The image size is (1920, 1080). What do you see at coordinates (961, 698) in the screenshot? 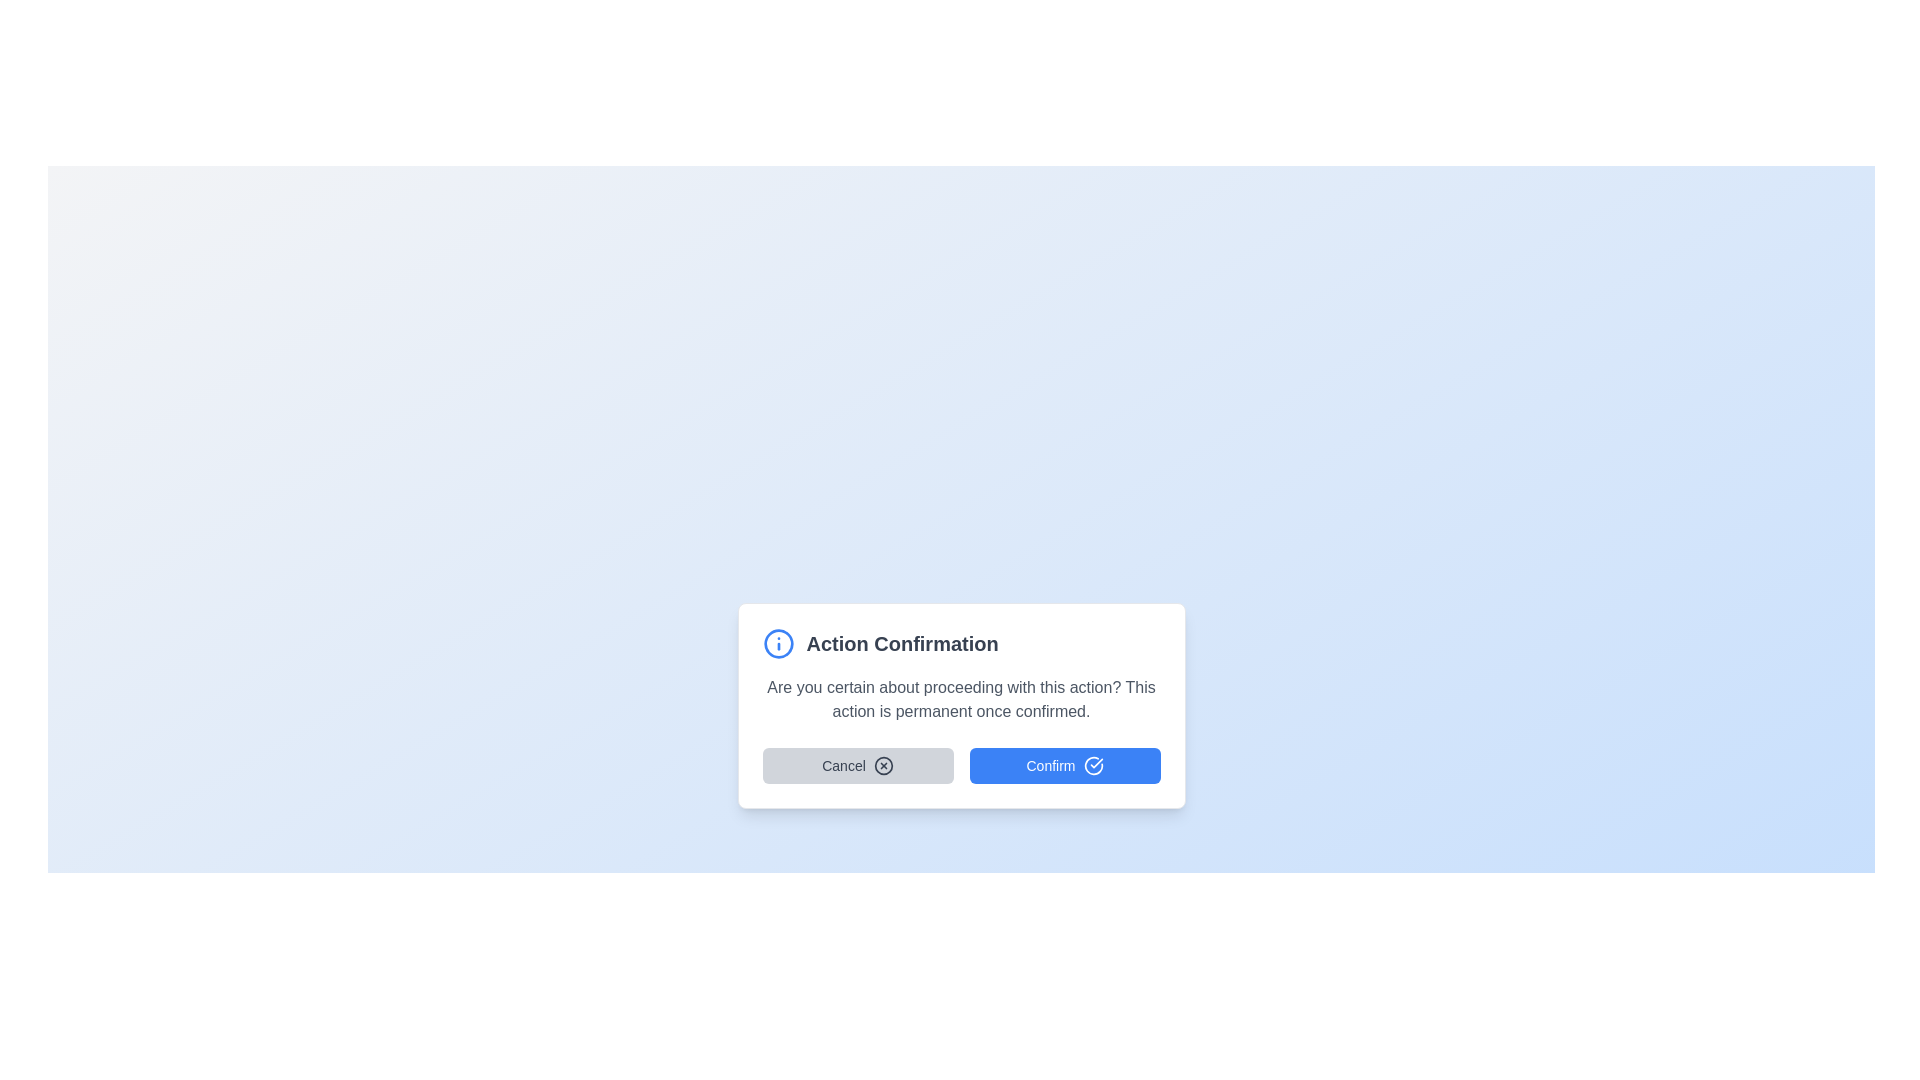
I see `text label that asks for confirmation about proceeding with a permanent action, located below the 'Action Confirmation' heading and above the 'Cancel' and 'Confirm' buttons` at bounding box center [961, 698].